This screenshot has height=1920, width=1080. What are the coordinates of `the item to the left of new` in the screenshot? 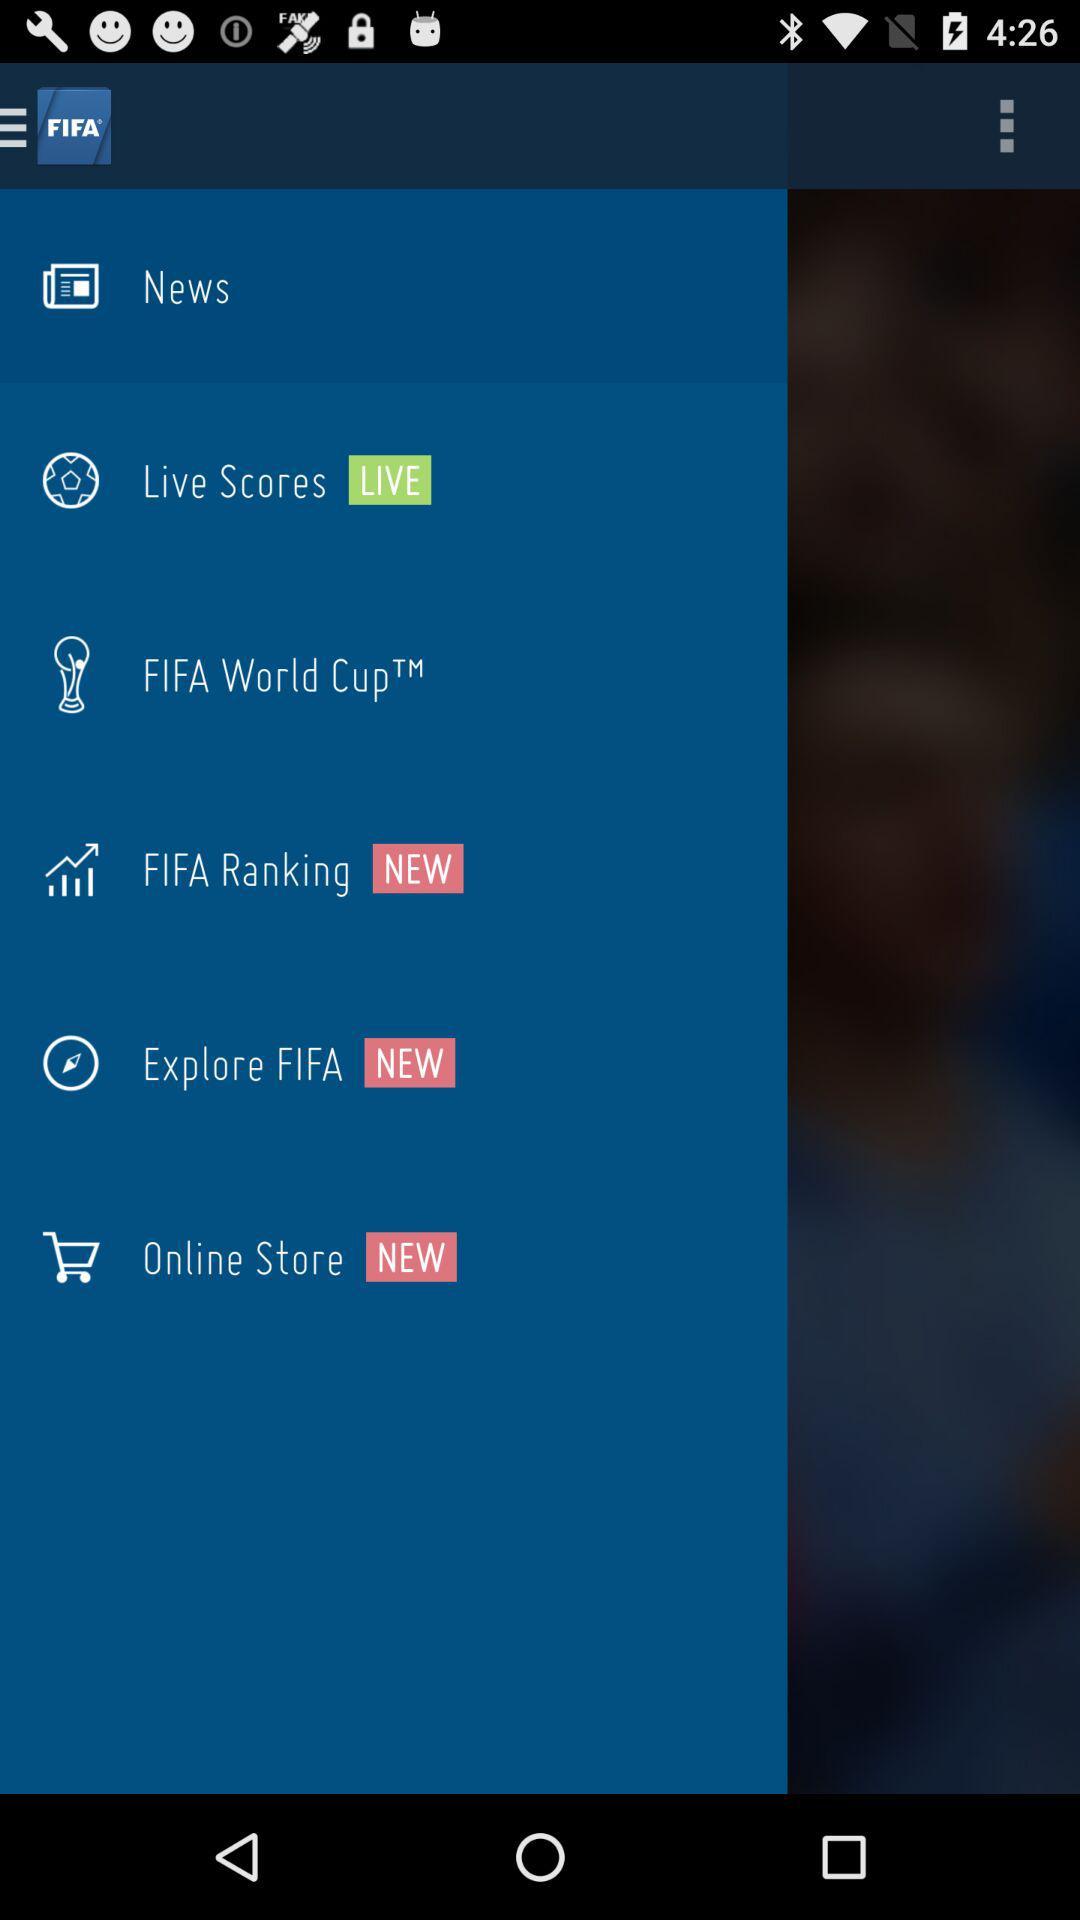 It's located at (241, 1062).